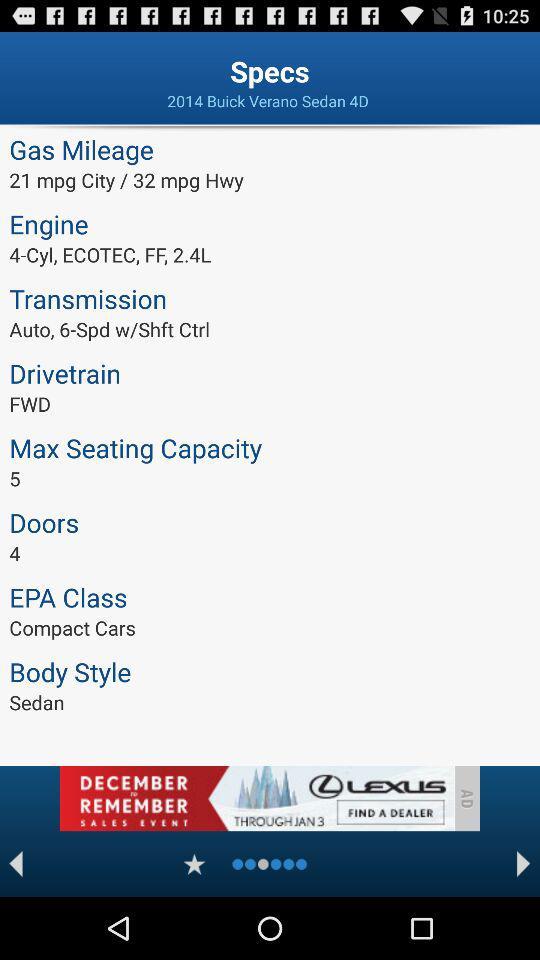  I want to click on favorite, so click(194, 863).